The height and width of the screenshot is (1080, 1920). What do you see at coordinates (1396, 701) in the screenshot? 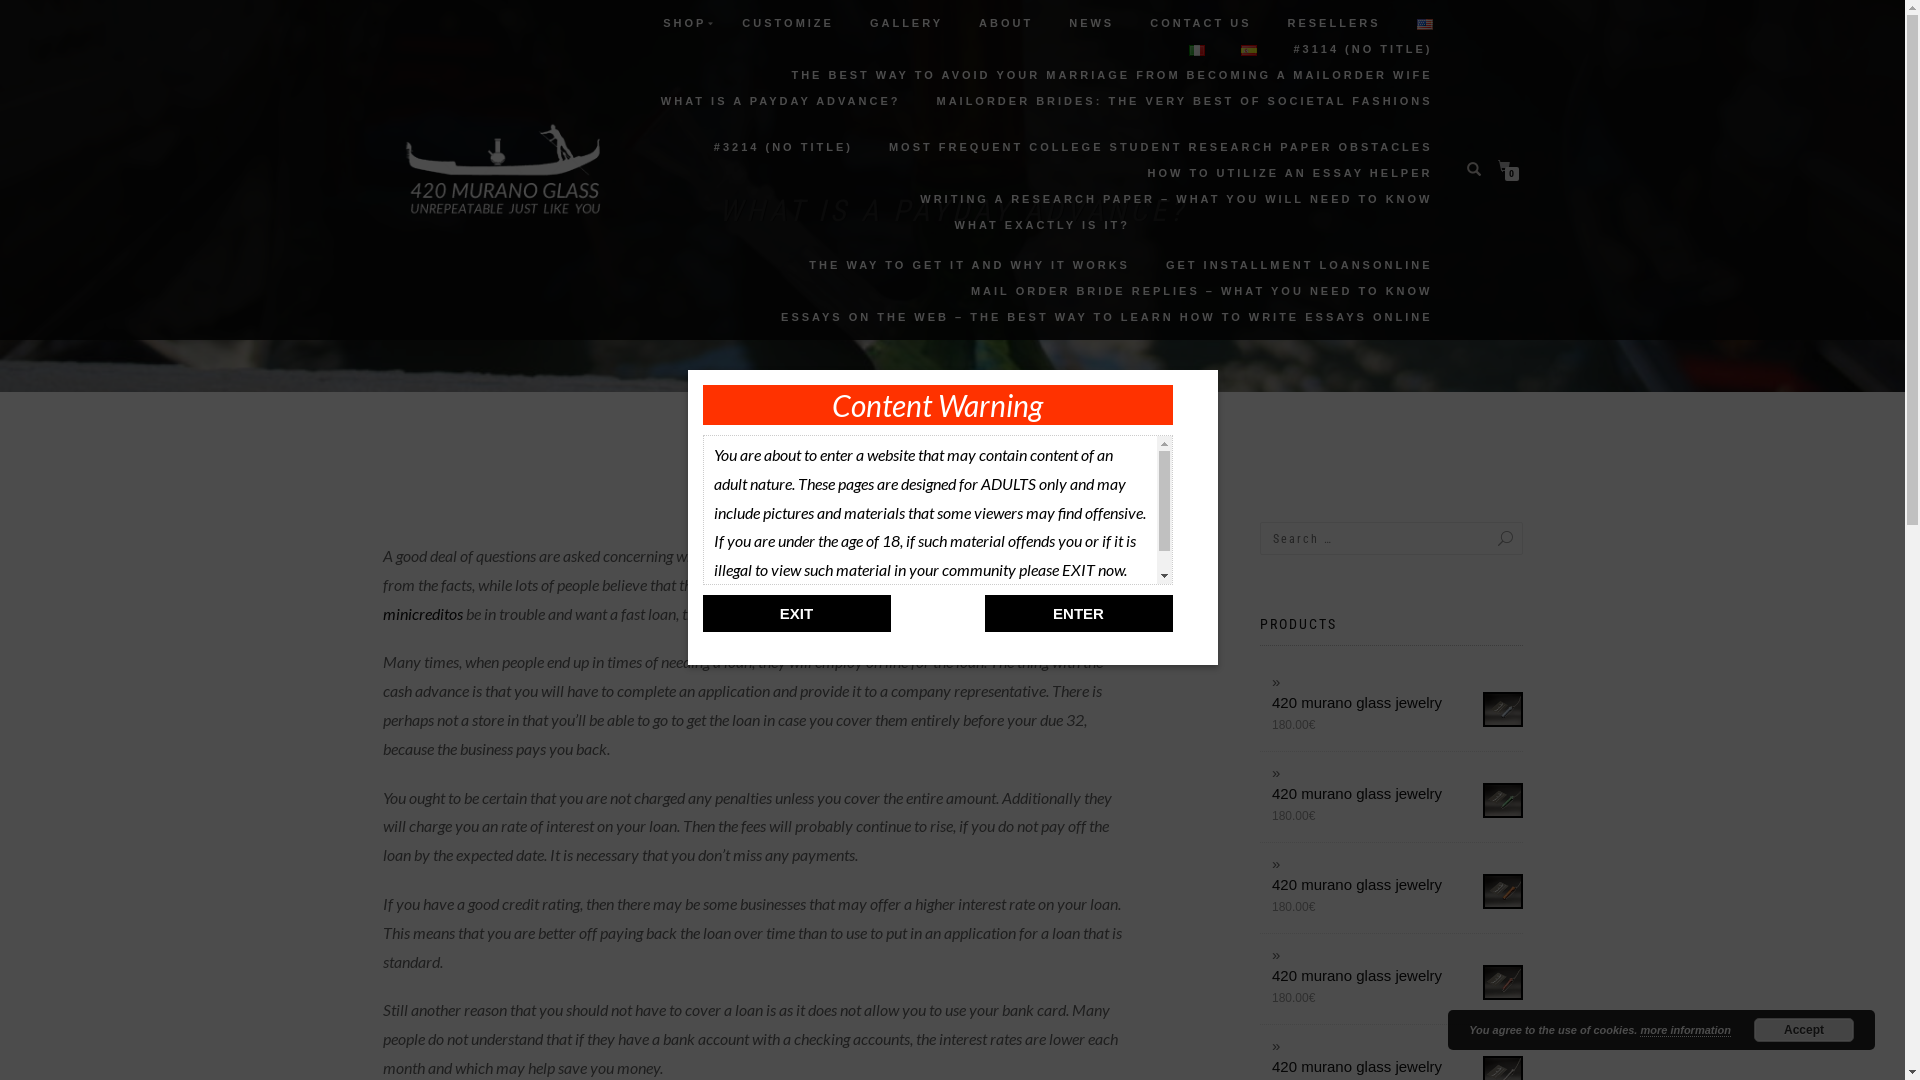
I see `'420 murano glass jewelry'` at bounding box center [1396, 701].